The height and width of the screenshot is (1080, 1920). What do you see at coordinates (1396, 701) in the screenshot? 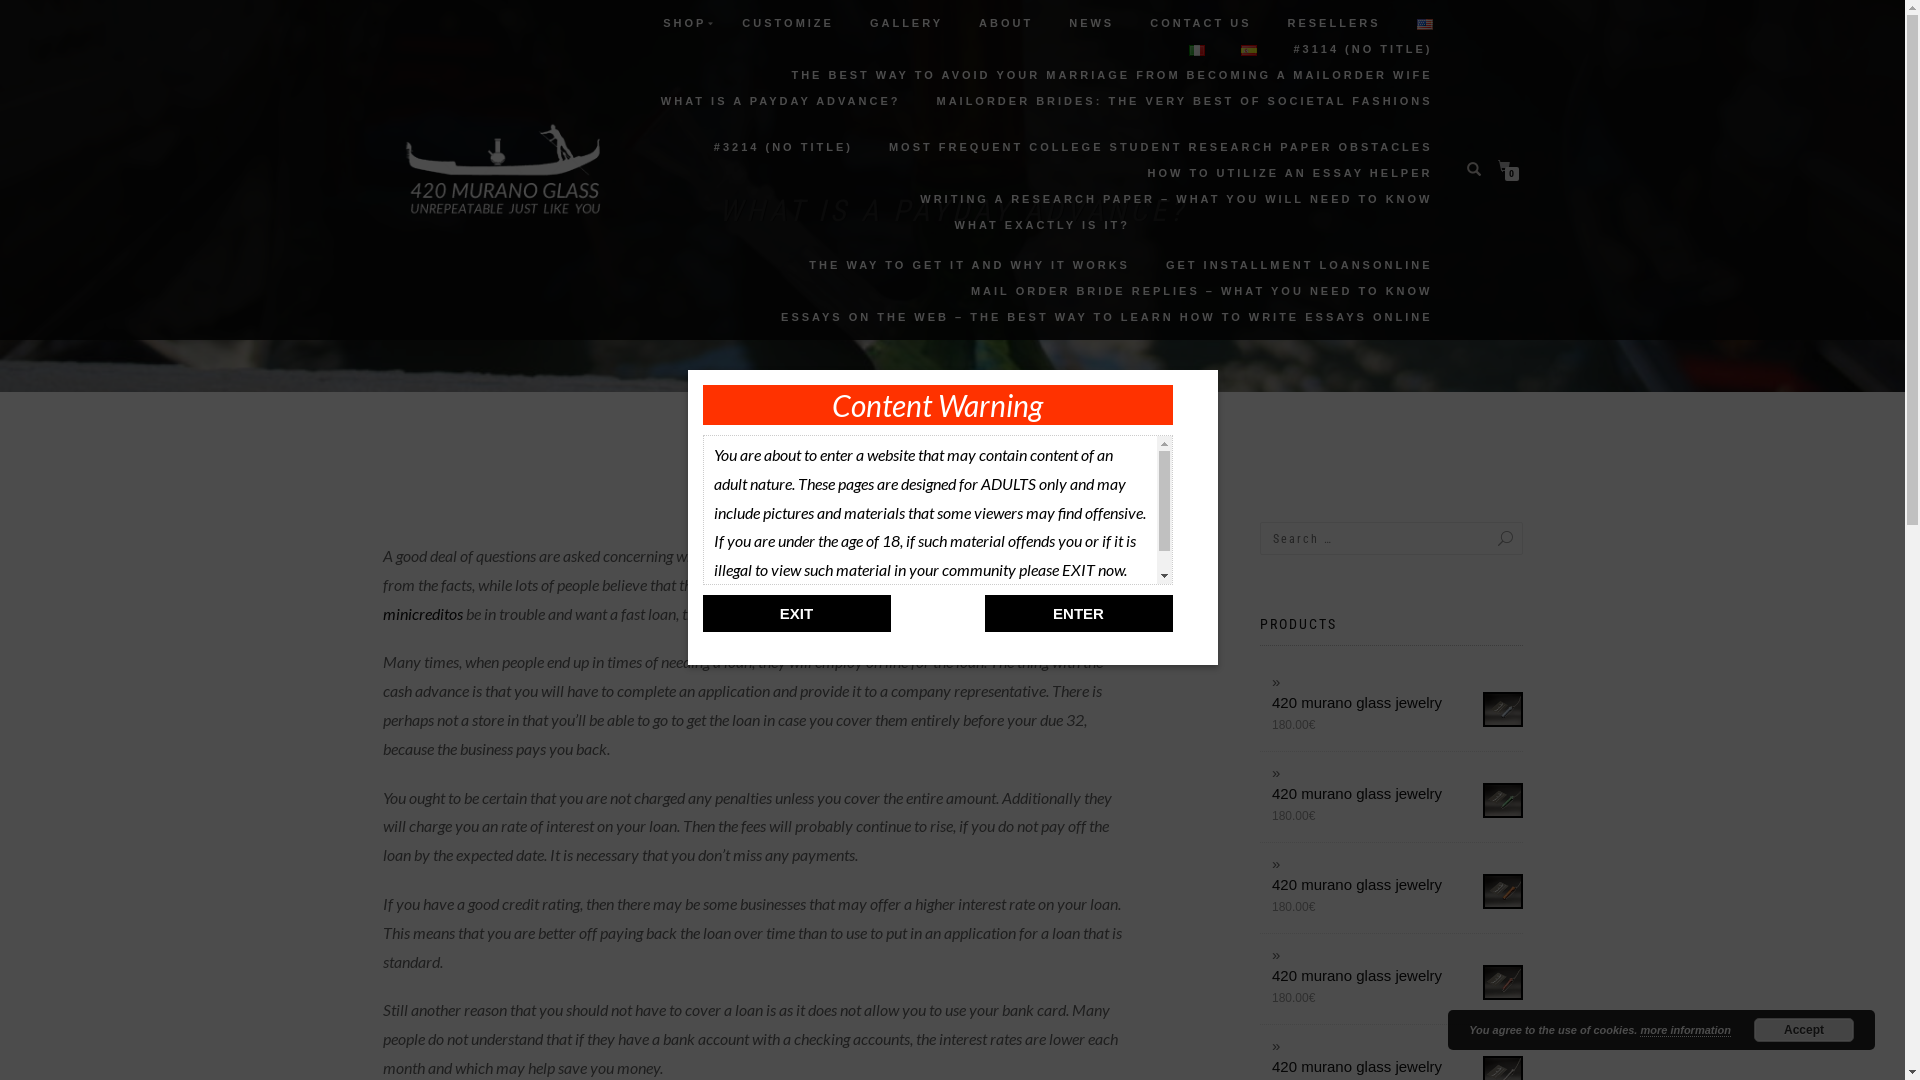
I see `'420 murano glass jewelry'` at bounding box center [1396, 701].